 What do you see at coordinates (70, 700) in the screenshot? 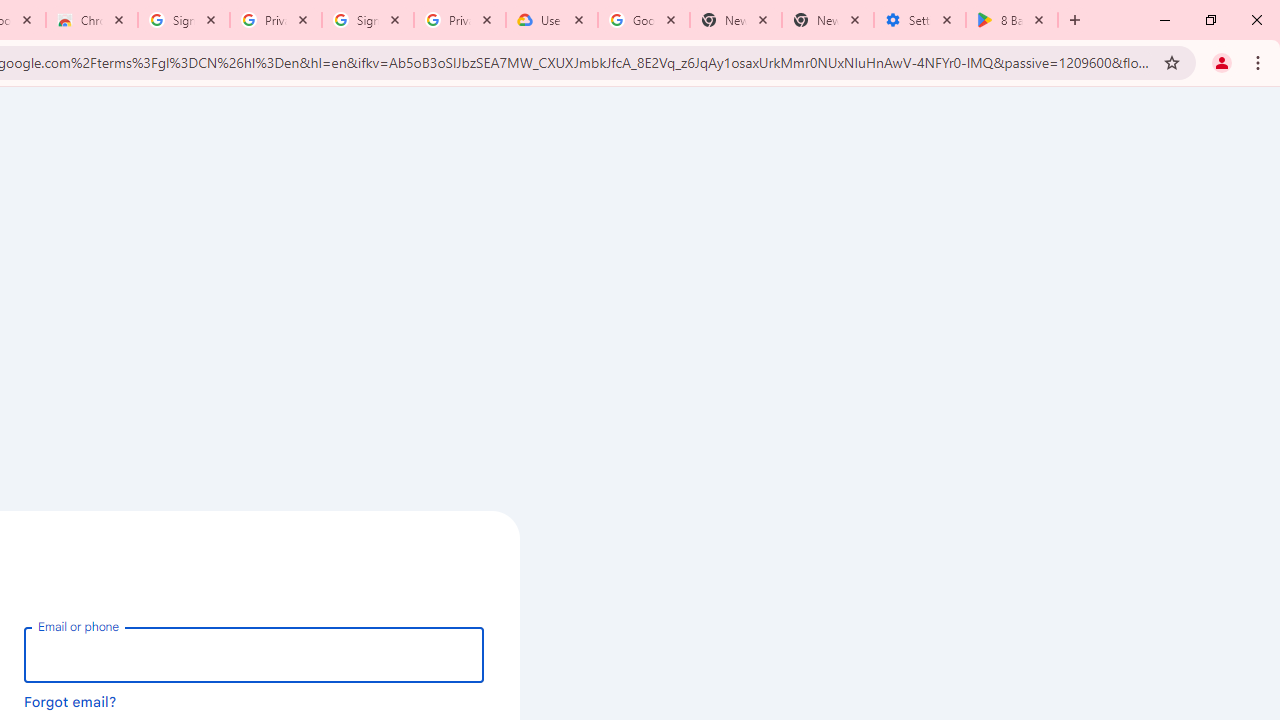
I see `'Forgot email?'` at bounding box center [70, 700].